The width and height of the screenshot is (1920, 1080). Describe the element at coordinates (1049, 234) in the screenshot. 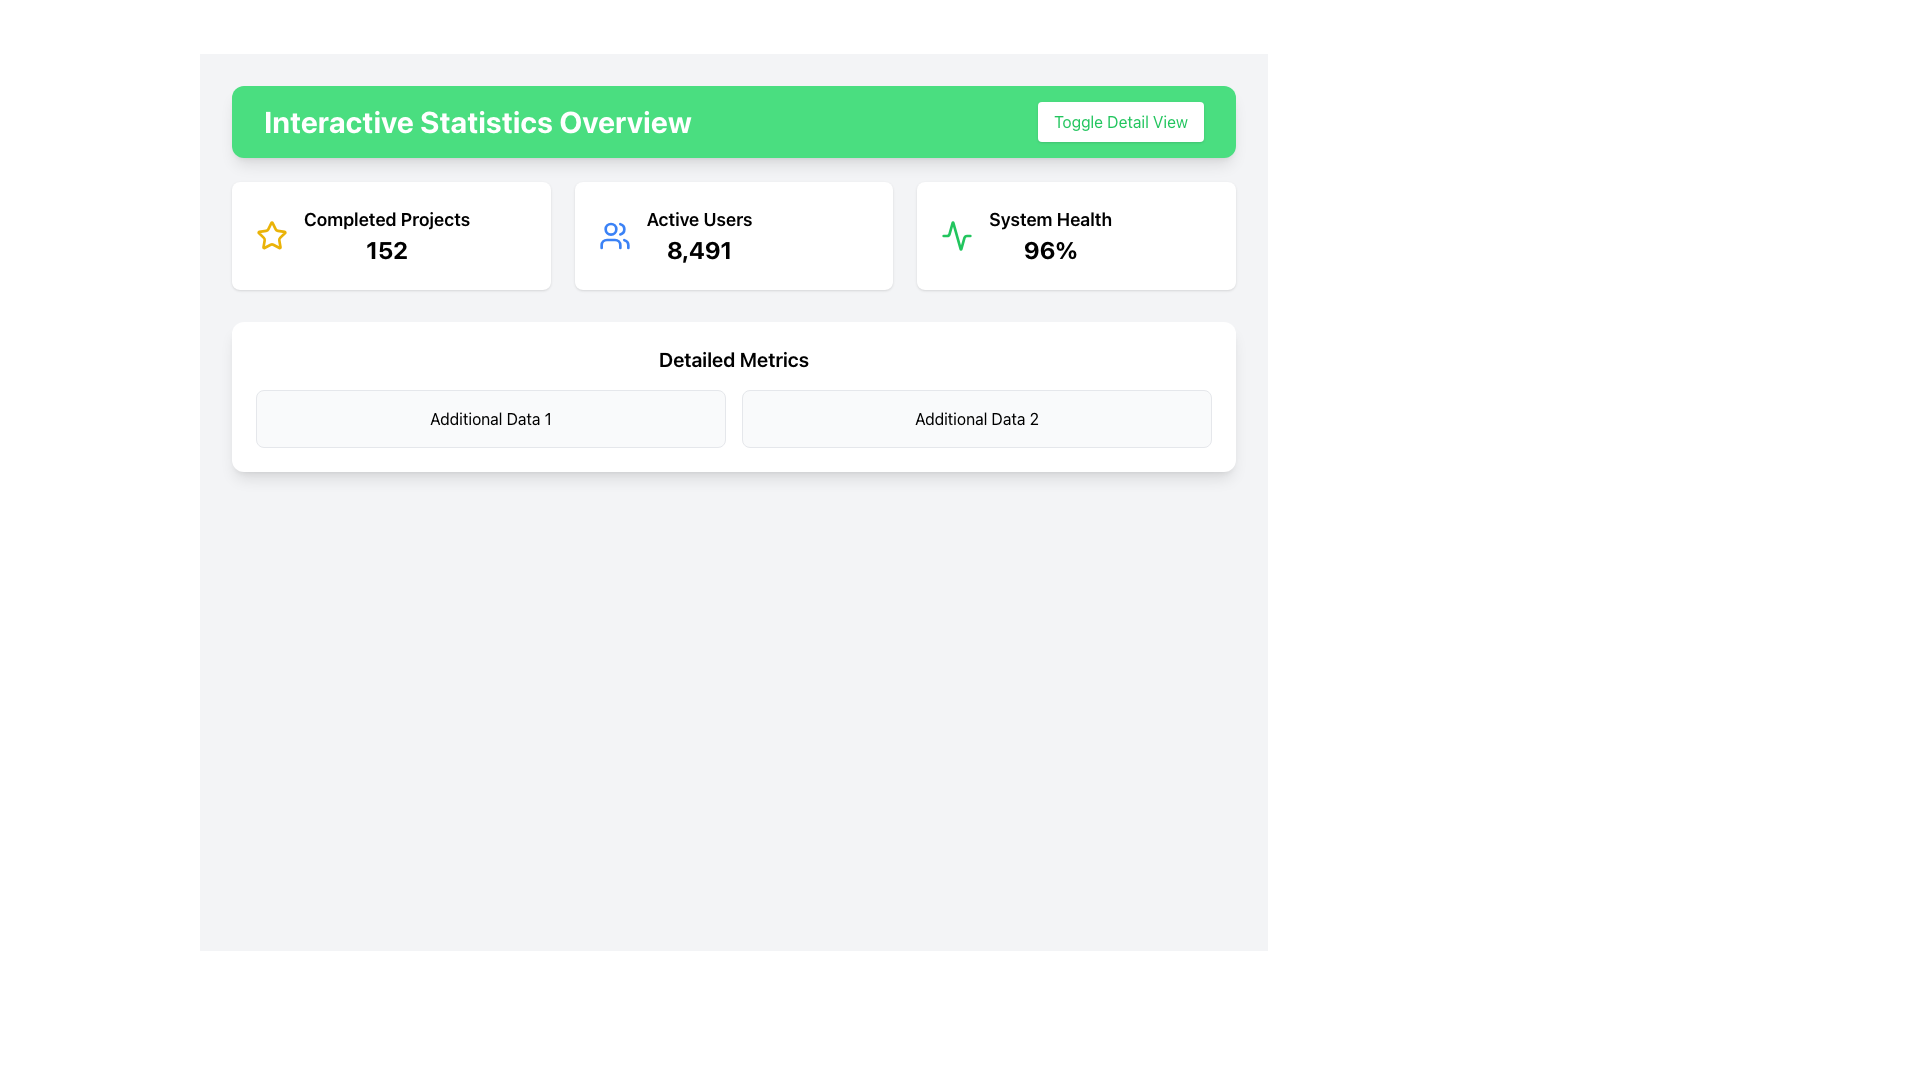

I see `attributes of the 'System Health' text display located in the top-right portion of the overview section, which shows 'System Health' in a larger, bold font and '96%' in an even larger, bolder font beneath it` at that location.